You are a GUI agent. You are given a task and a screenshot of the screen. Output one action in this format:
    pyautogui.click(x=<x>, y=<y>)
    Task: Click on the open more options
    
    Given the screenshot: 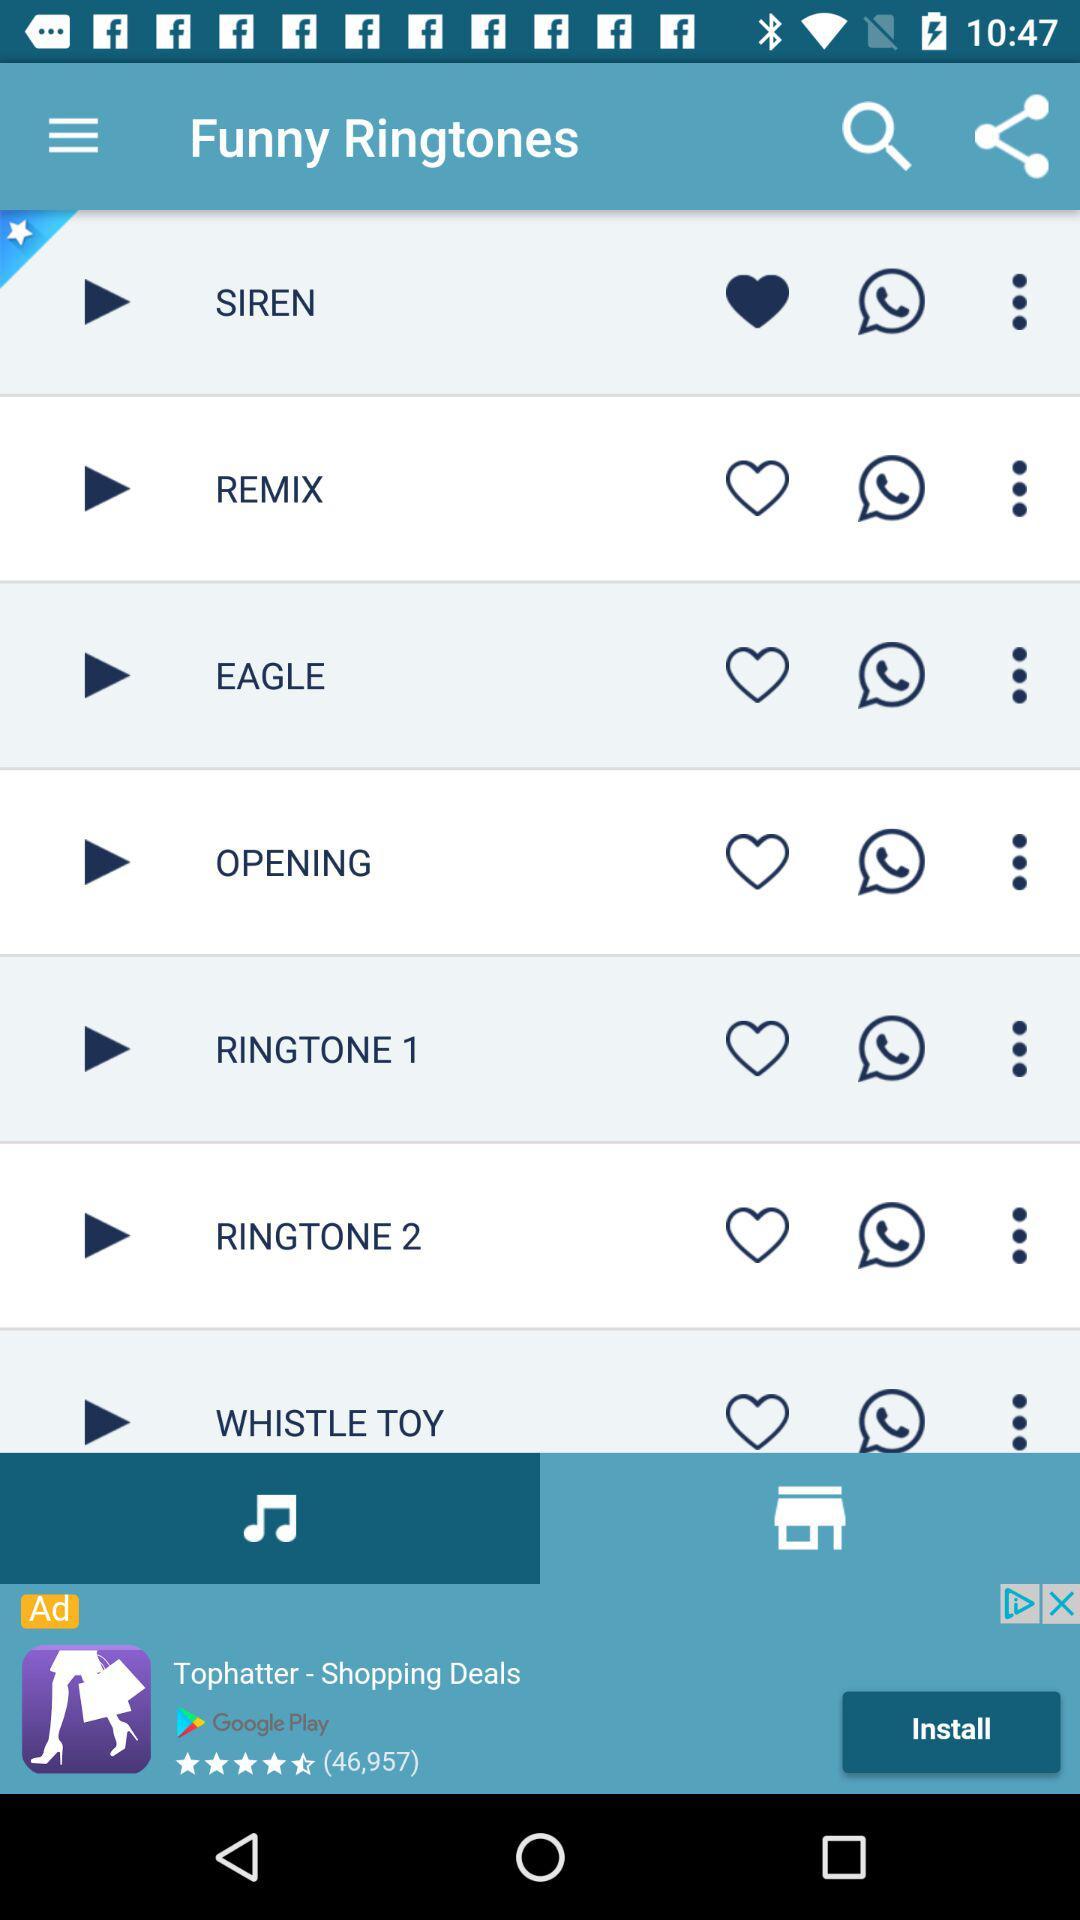 What is the action you would take?
    pyautogui.click(x=1019, y=300)
    